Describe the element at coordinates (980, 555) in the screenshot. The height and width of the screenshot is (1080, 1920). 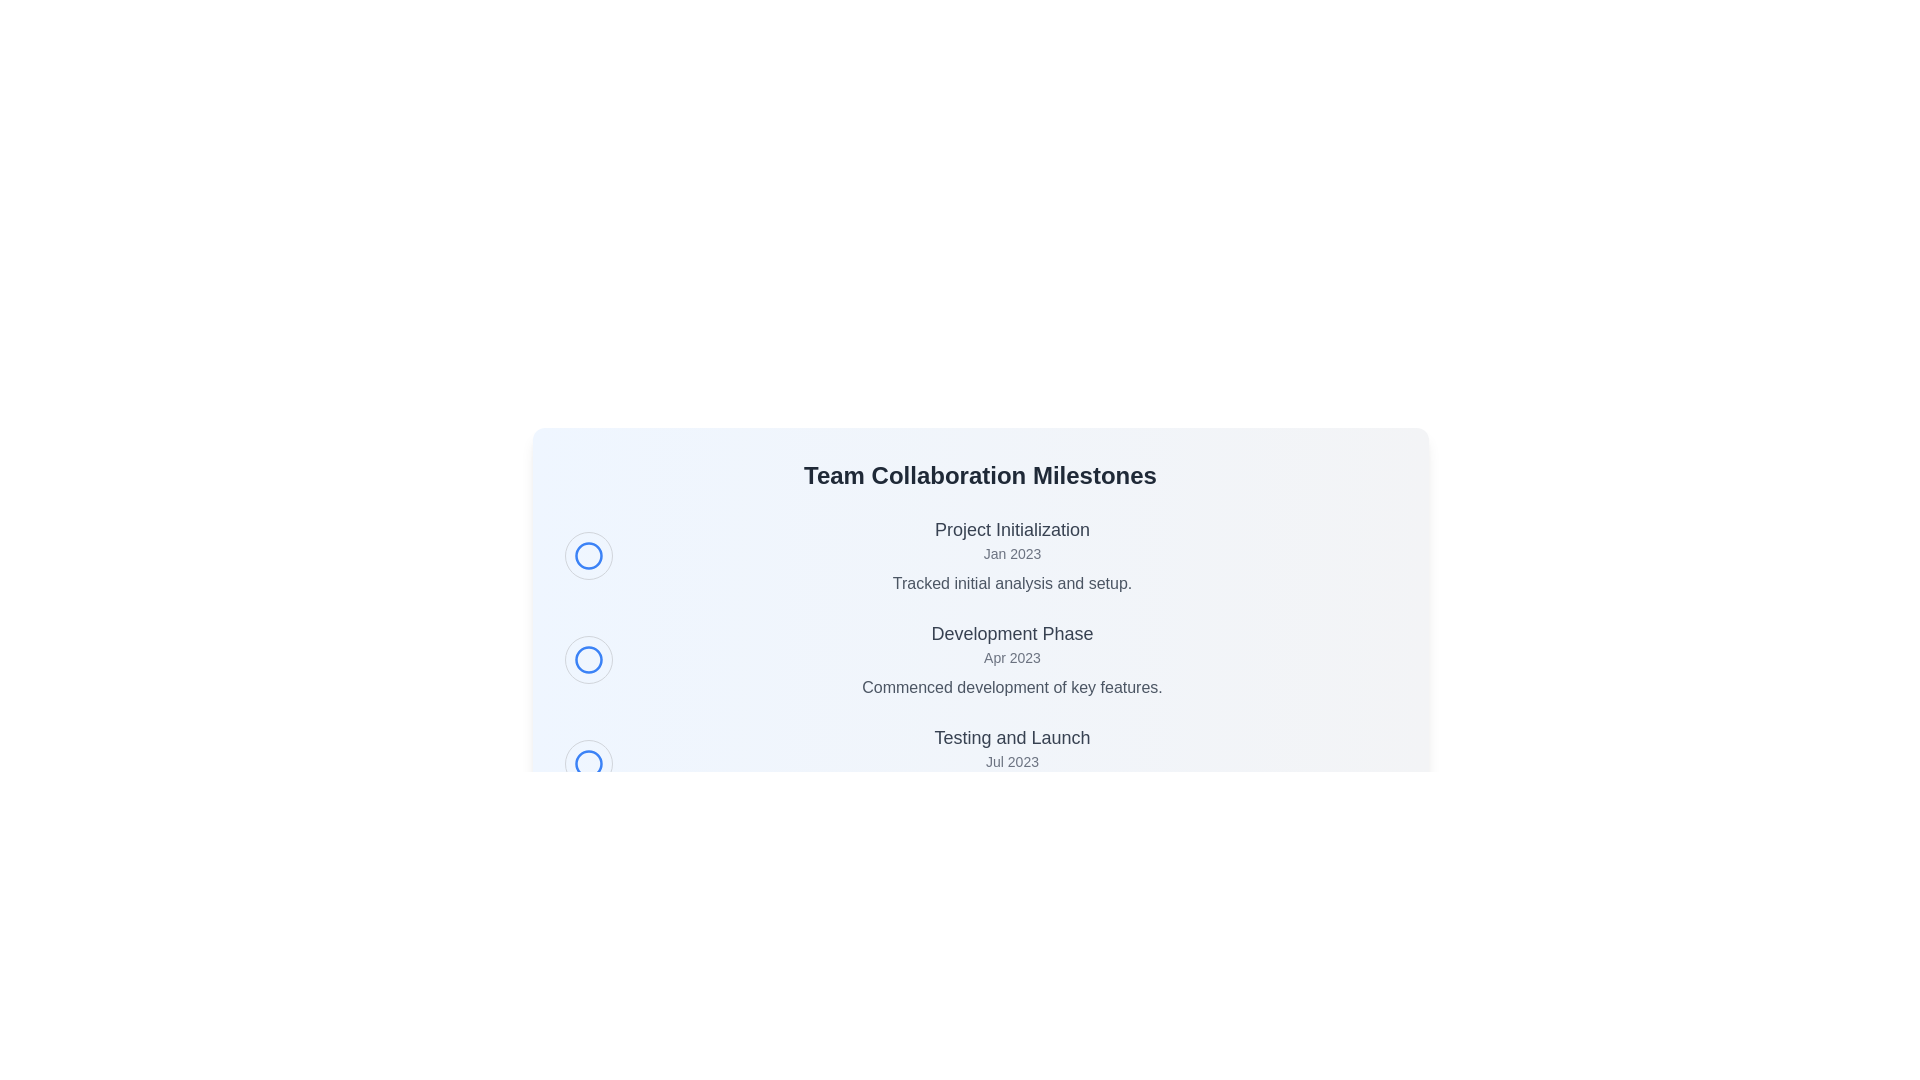
I see `the list item representing 'Project Initialization' milestone in the 'Team Collaboration Milestones' section` at that location.